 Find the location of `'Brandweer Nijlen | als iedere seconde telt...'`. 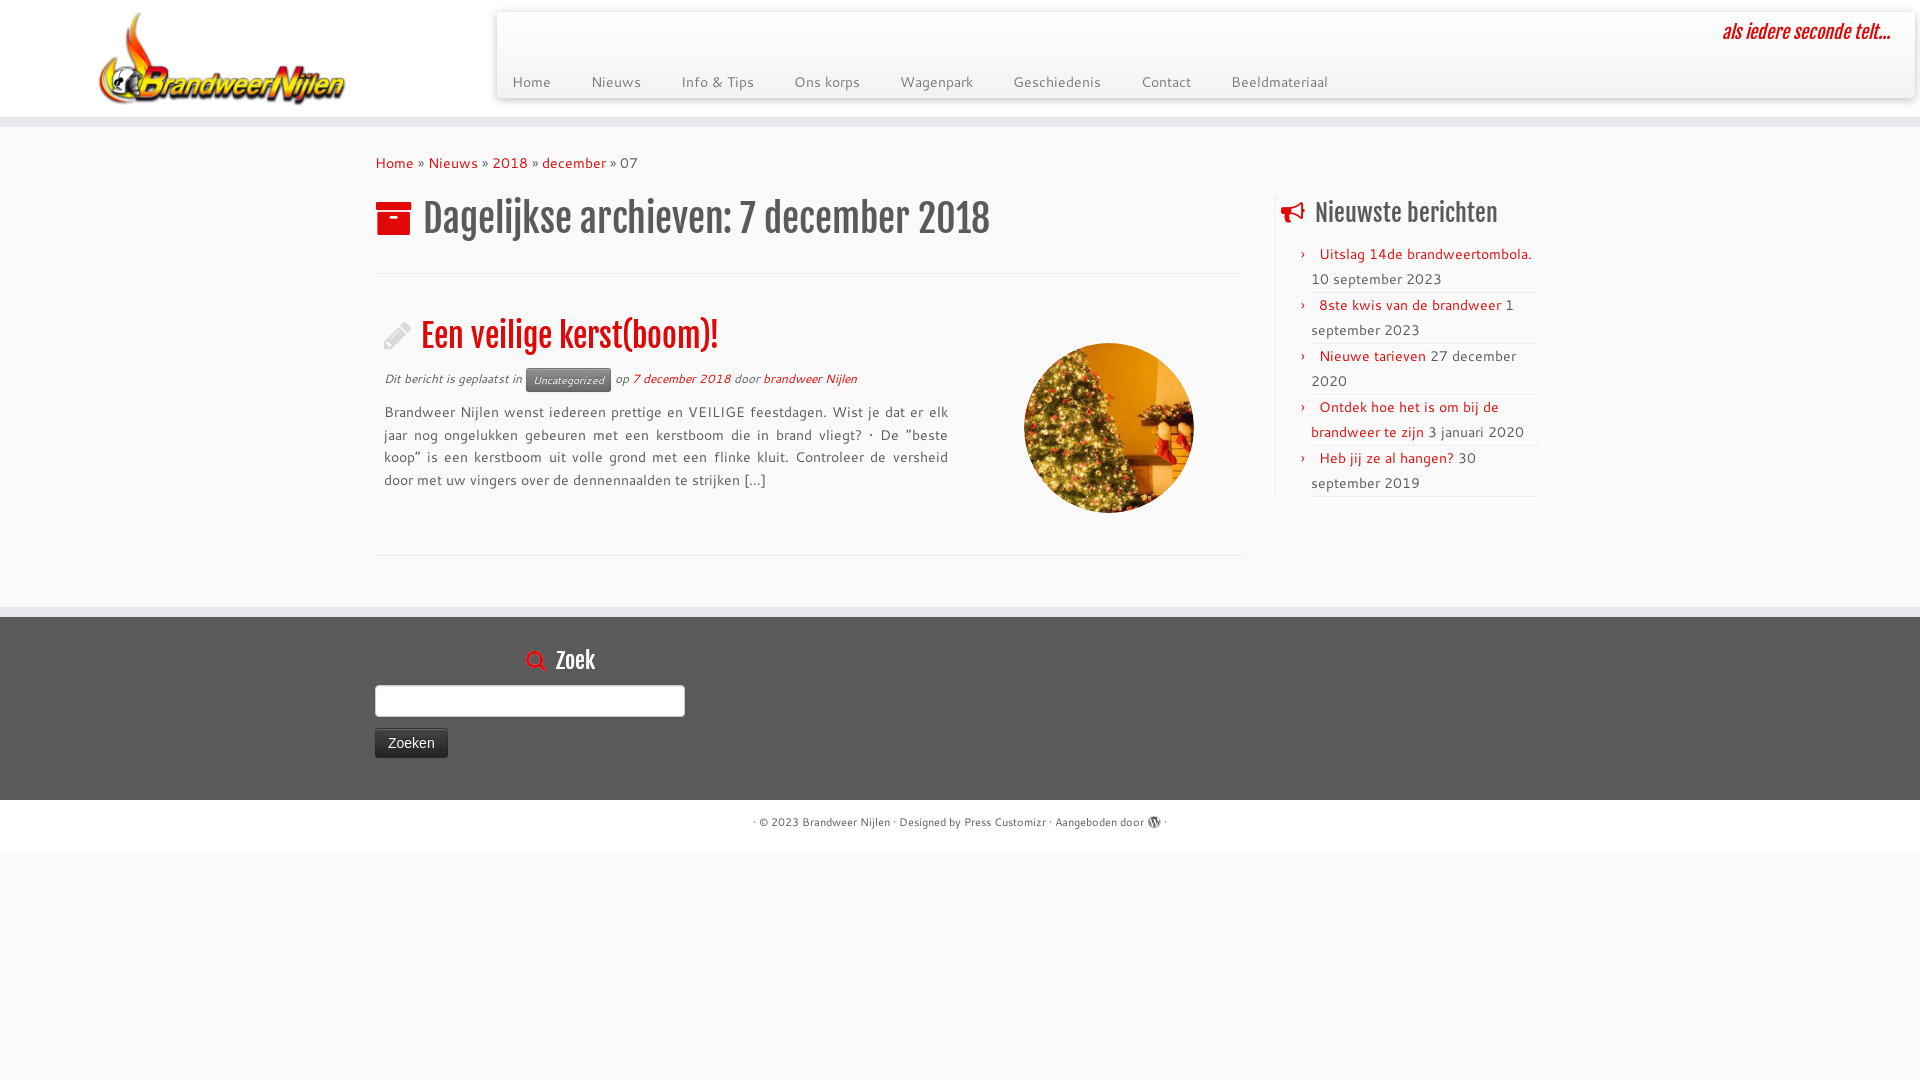

'Brandweer Nijlen | als iedere seconde telt...' is located at coordinates (221, 57).